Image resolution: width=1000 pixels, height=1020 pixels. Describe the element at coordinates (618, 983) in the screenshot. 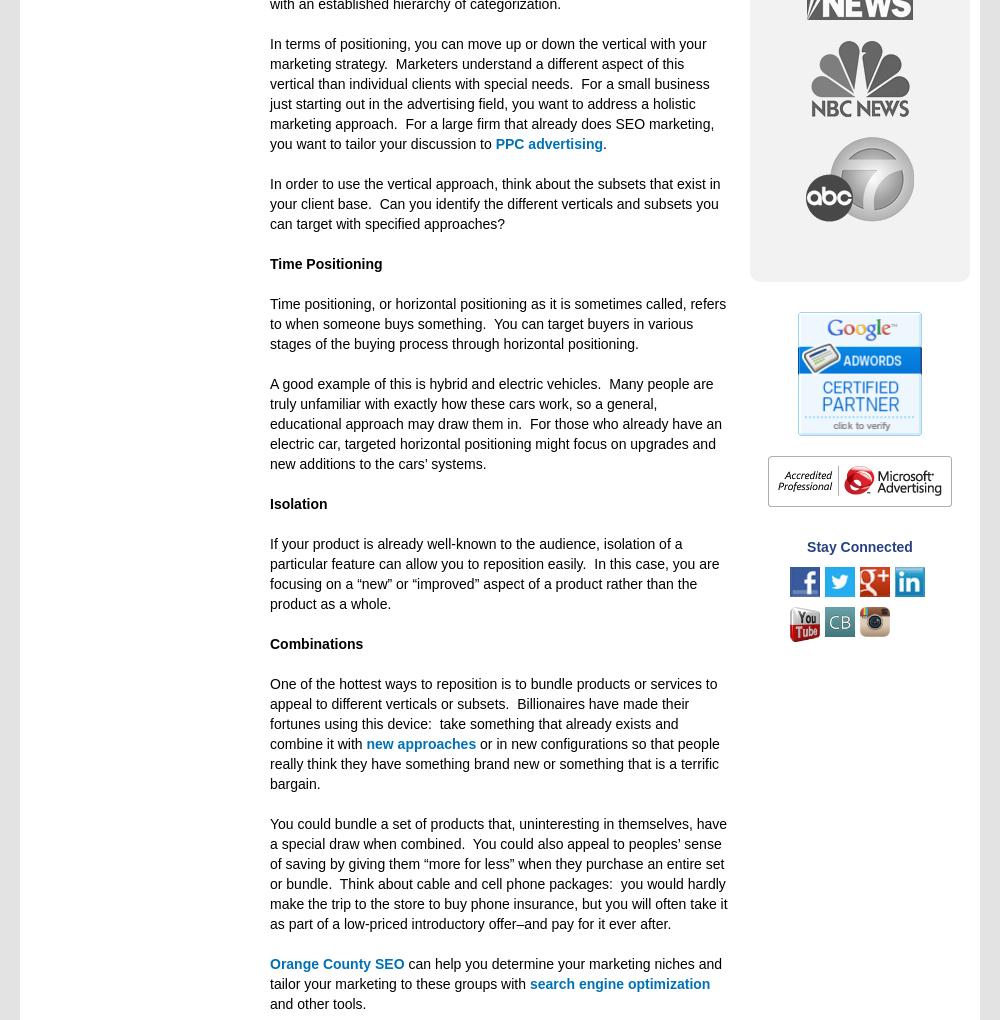

I see `'search engine optimization'` at that location.